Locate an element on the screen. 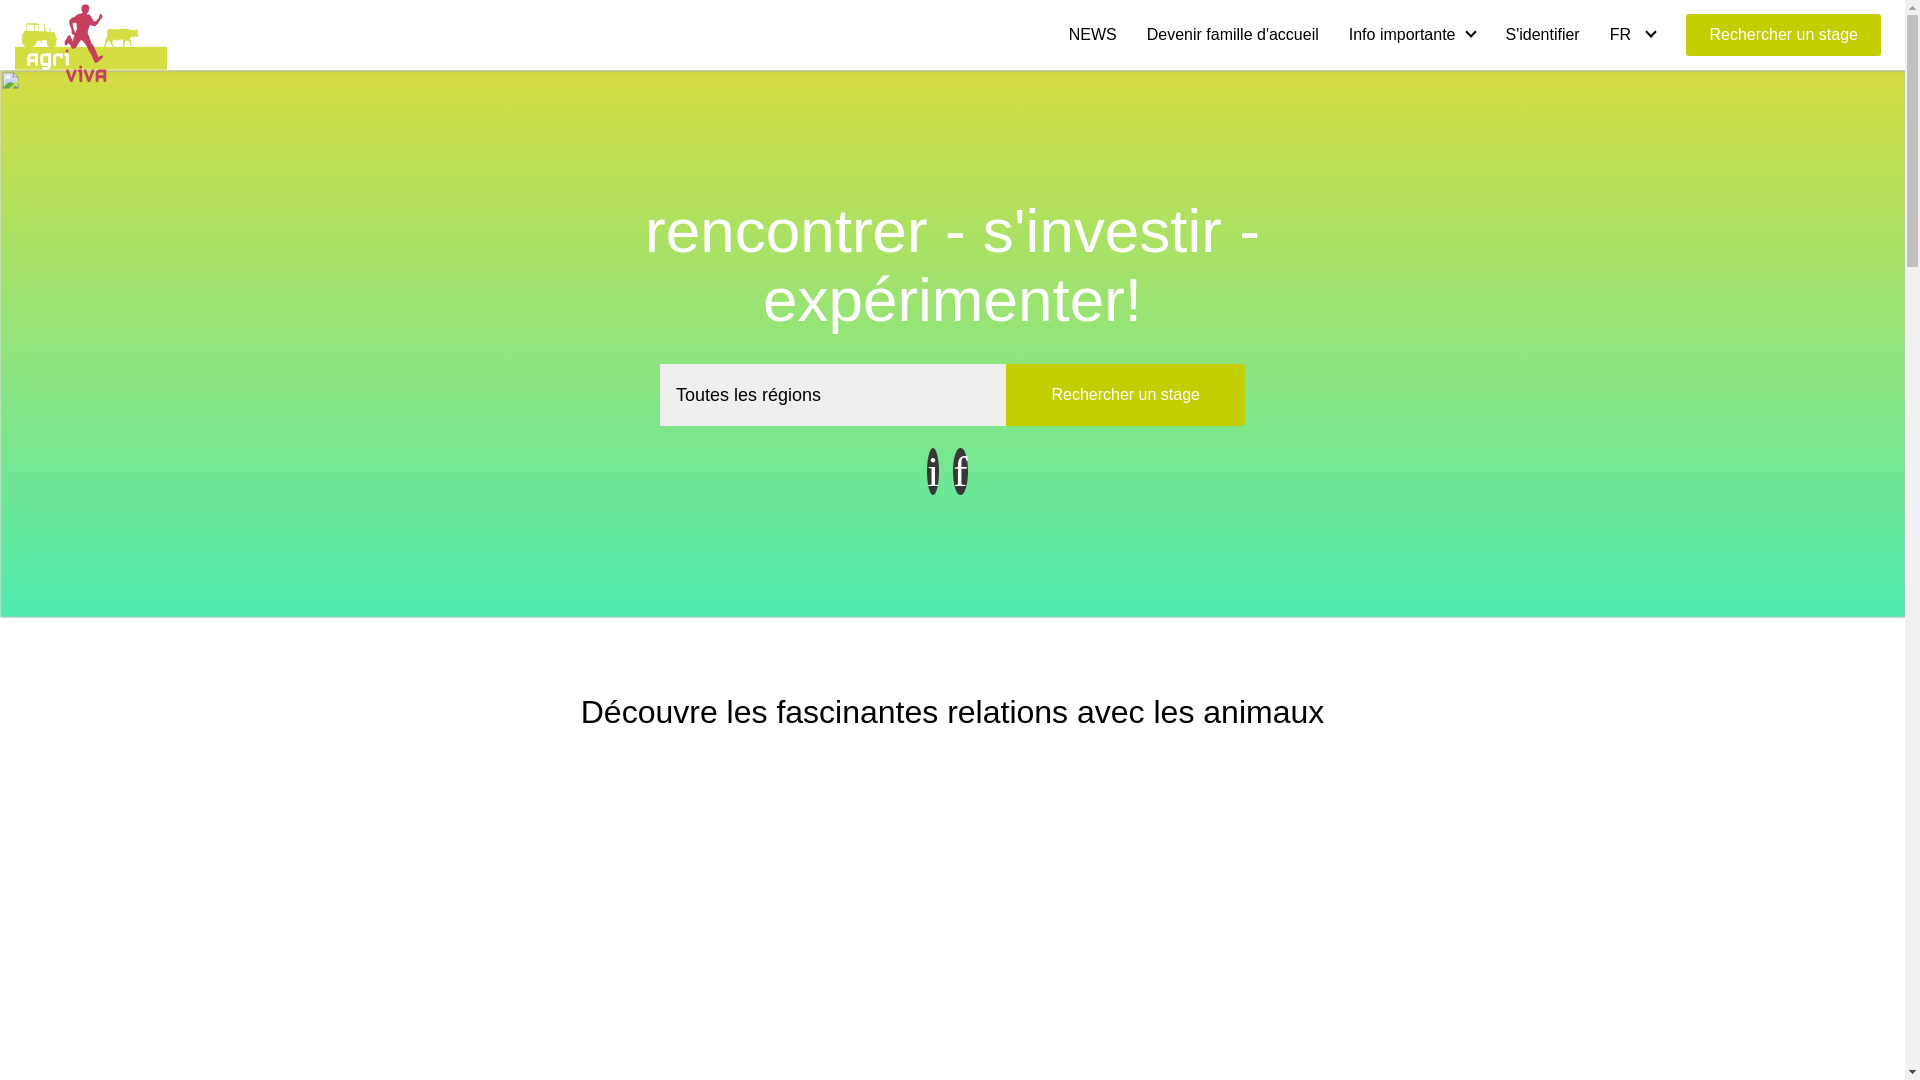 The width and height of the screenshot is (1920, 1080). 'Info importante' is located at coordinates (1411, 34).